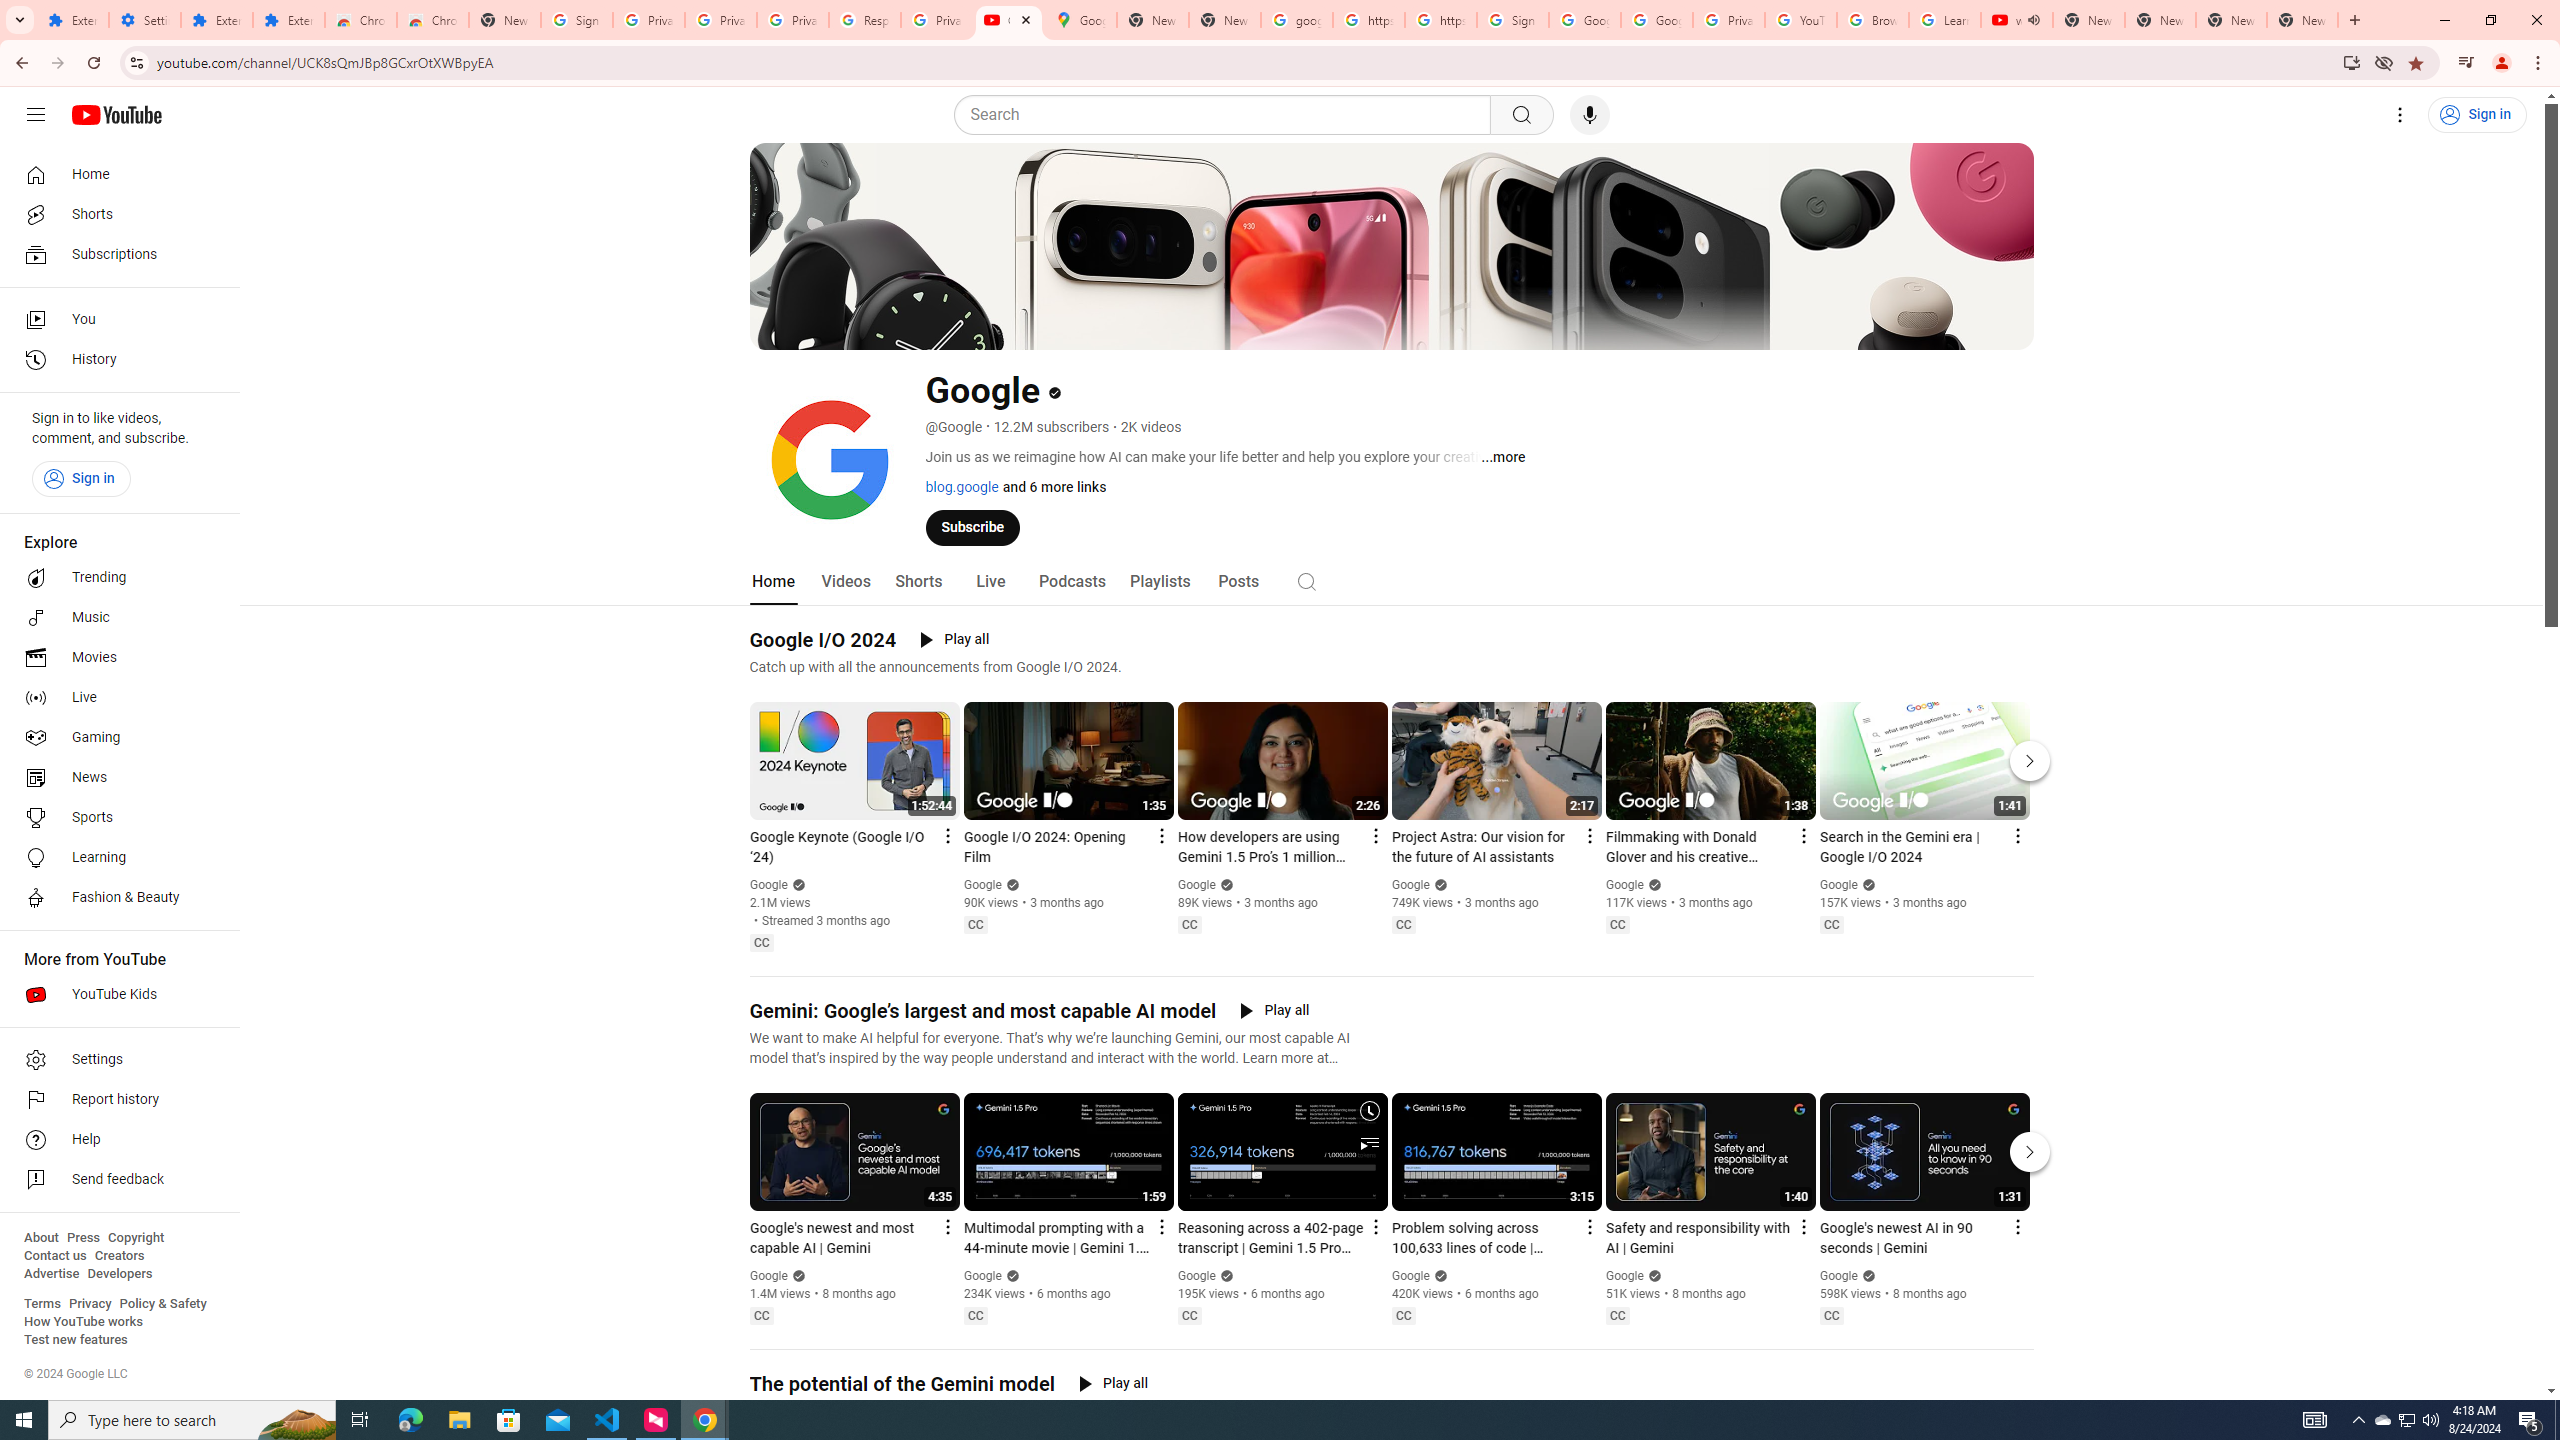 The image size is (2560, 1440). I want to click on 'Chrome', so click(2539, 62).